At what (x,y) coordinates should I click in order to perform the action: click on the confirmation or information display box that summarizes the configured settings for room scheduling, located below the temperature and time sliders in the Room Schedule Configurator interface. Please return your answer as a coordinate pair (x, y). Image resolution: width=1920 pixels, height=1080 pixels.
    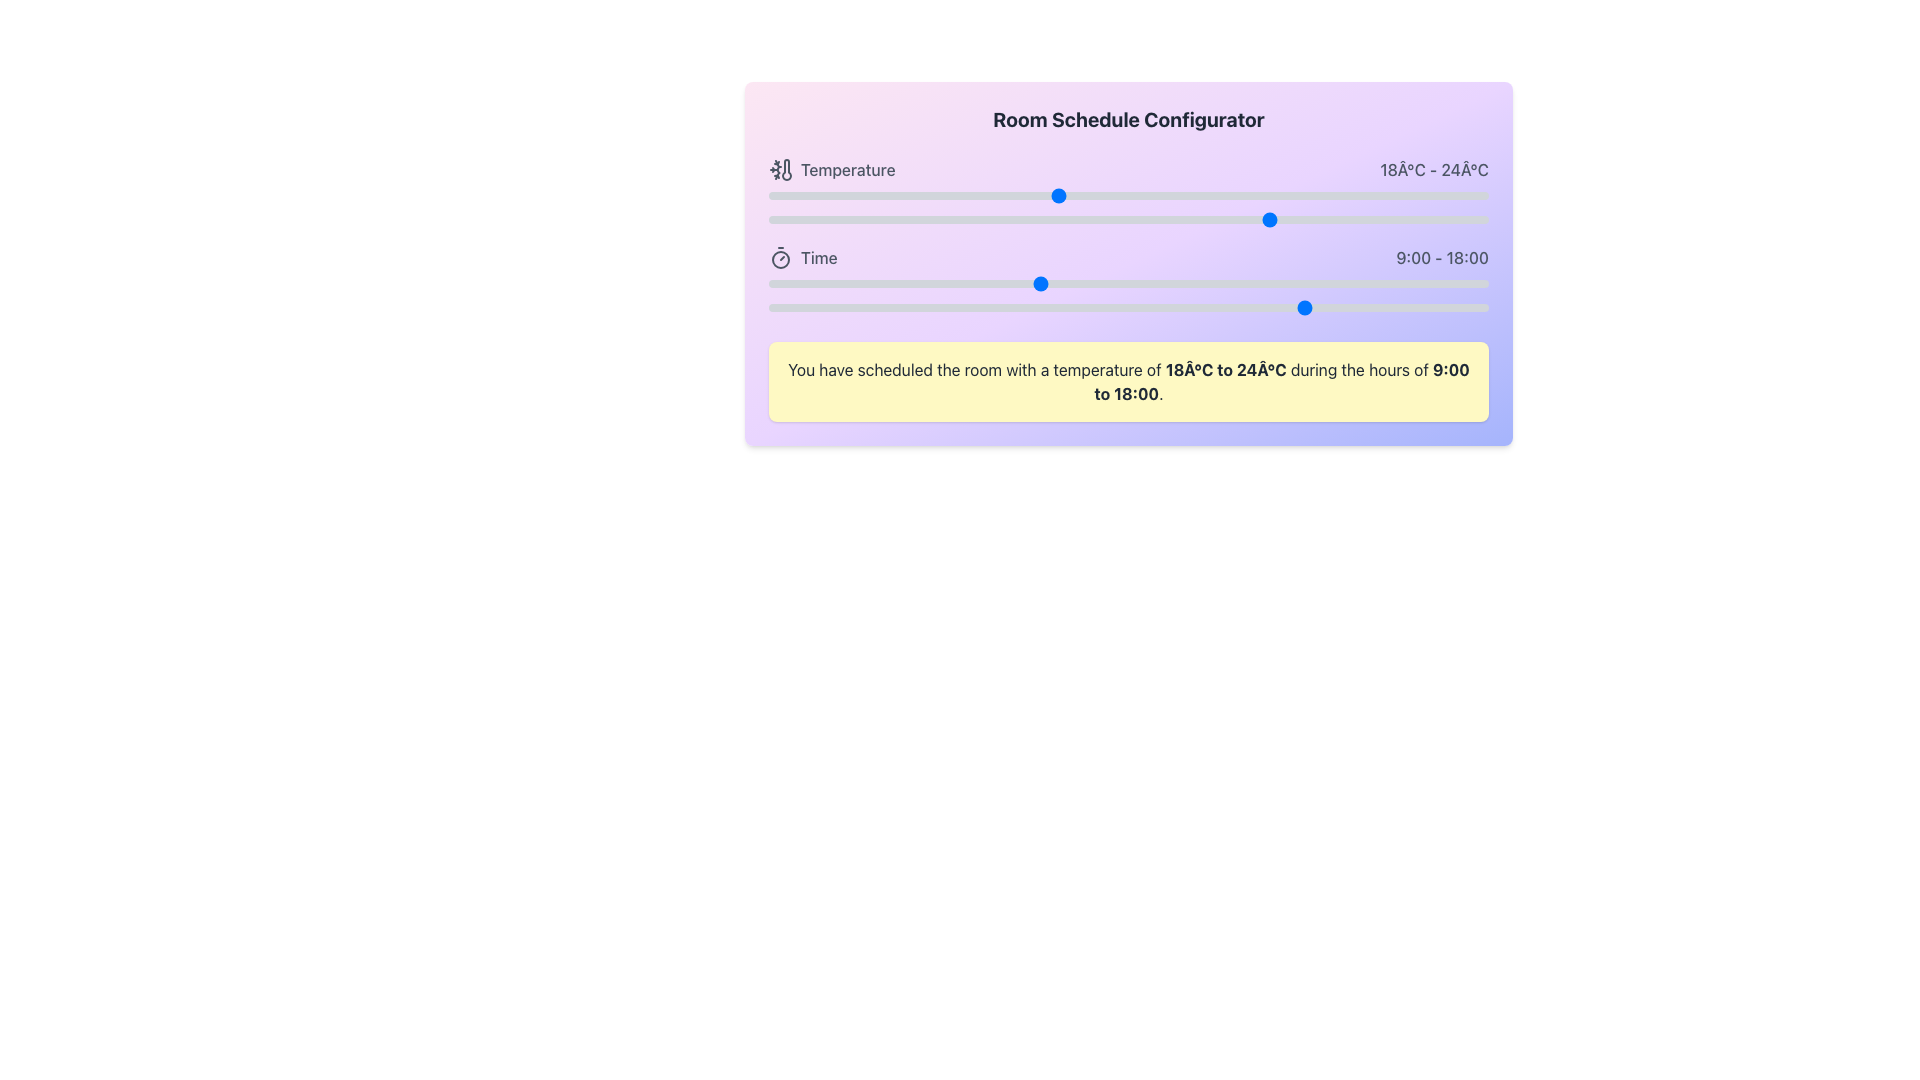
    Looking at the image, I should click on (1128, 381).